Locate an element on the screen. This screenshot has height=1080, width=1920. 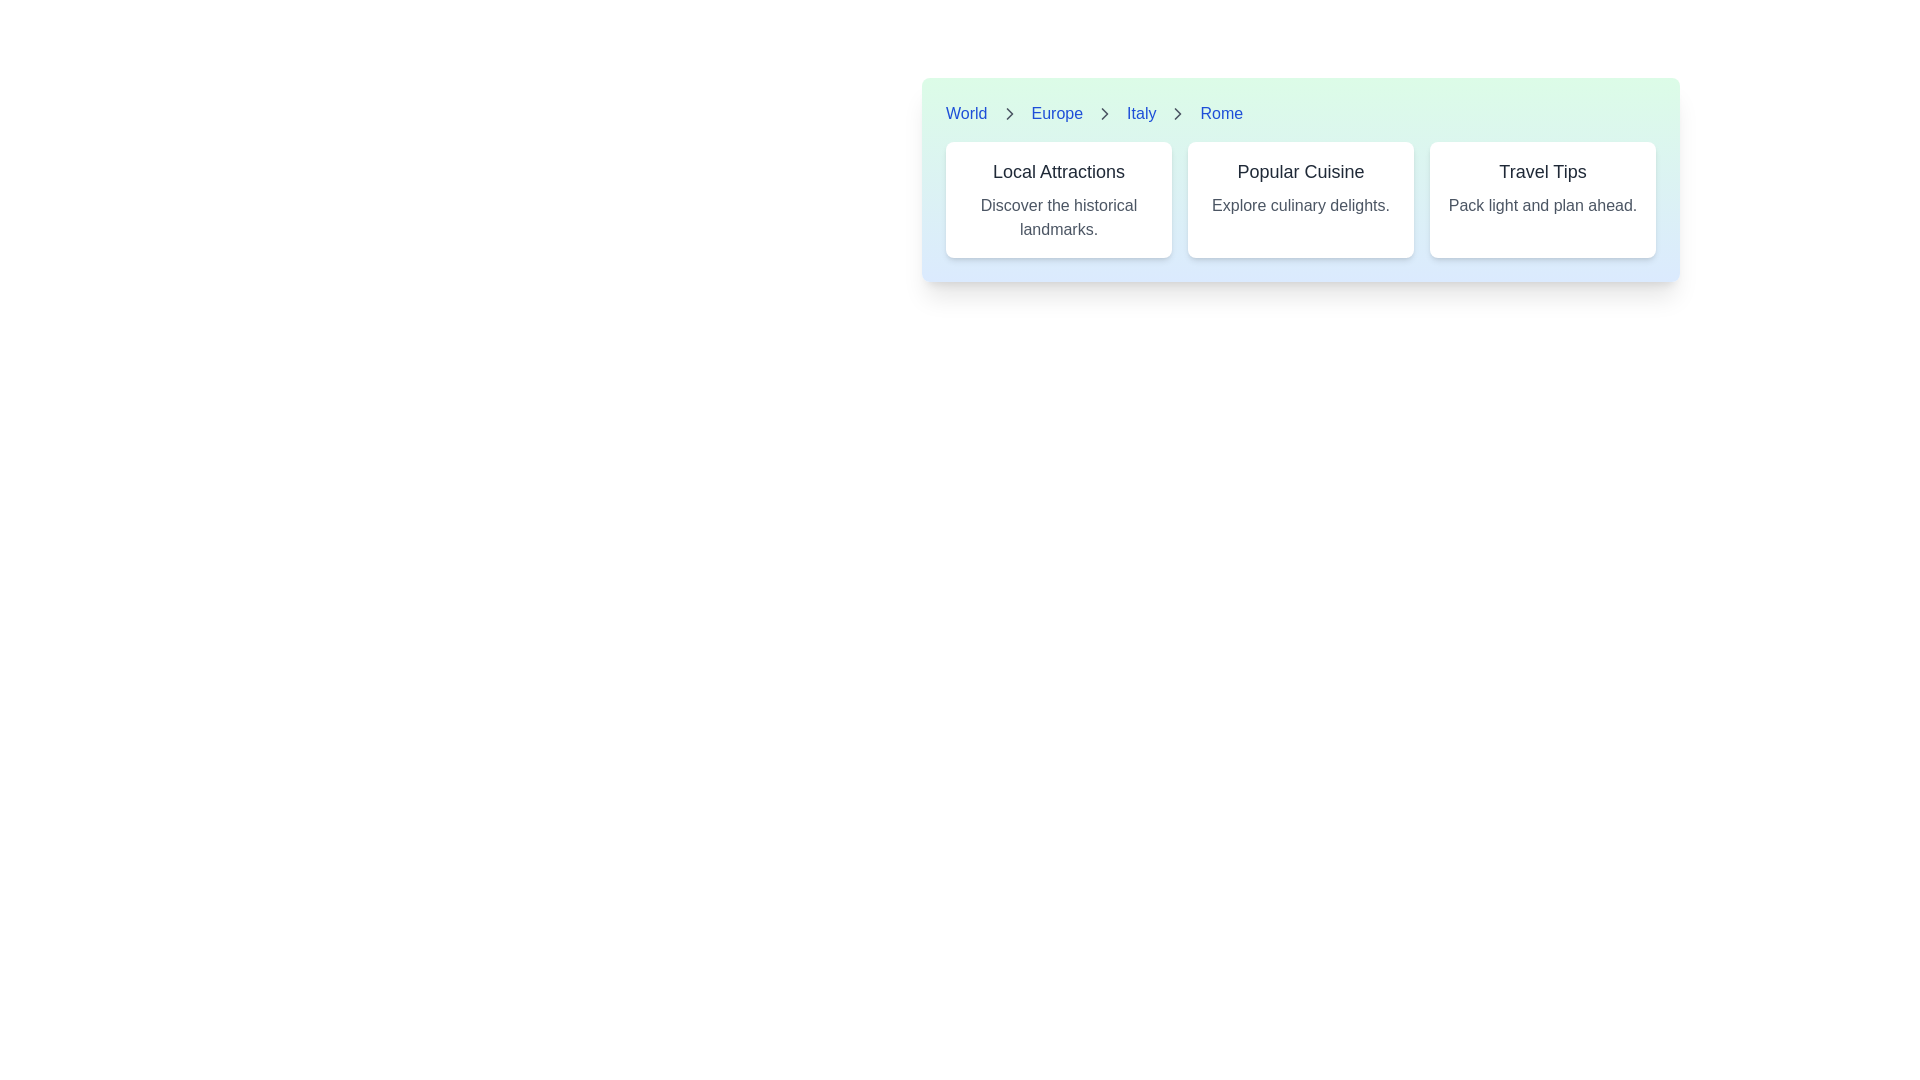
the rightward chevron icon located in the breadcrumb navigation bar immediately after the word 'Italy' is located at coordinates (1104, 114).